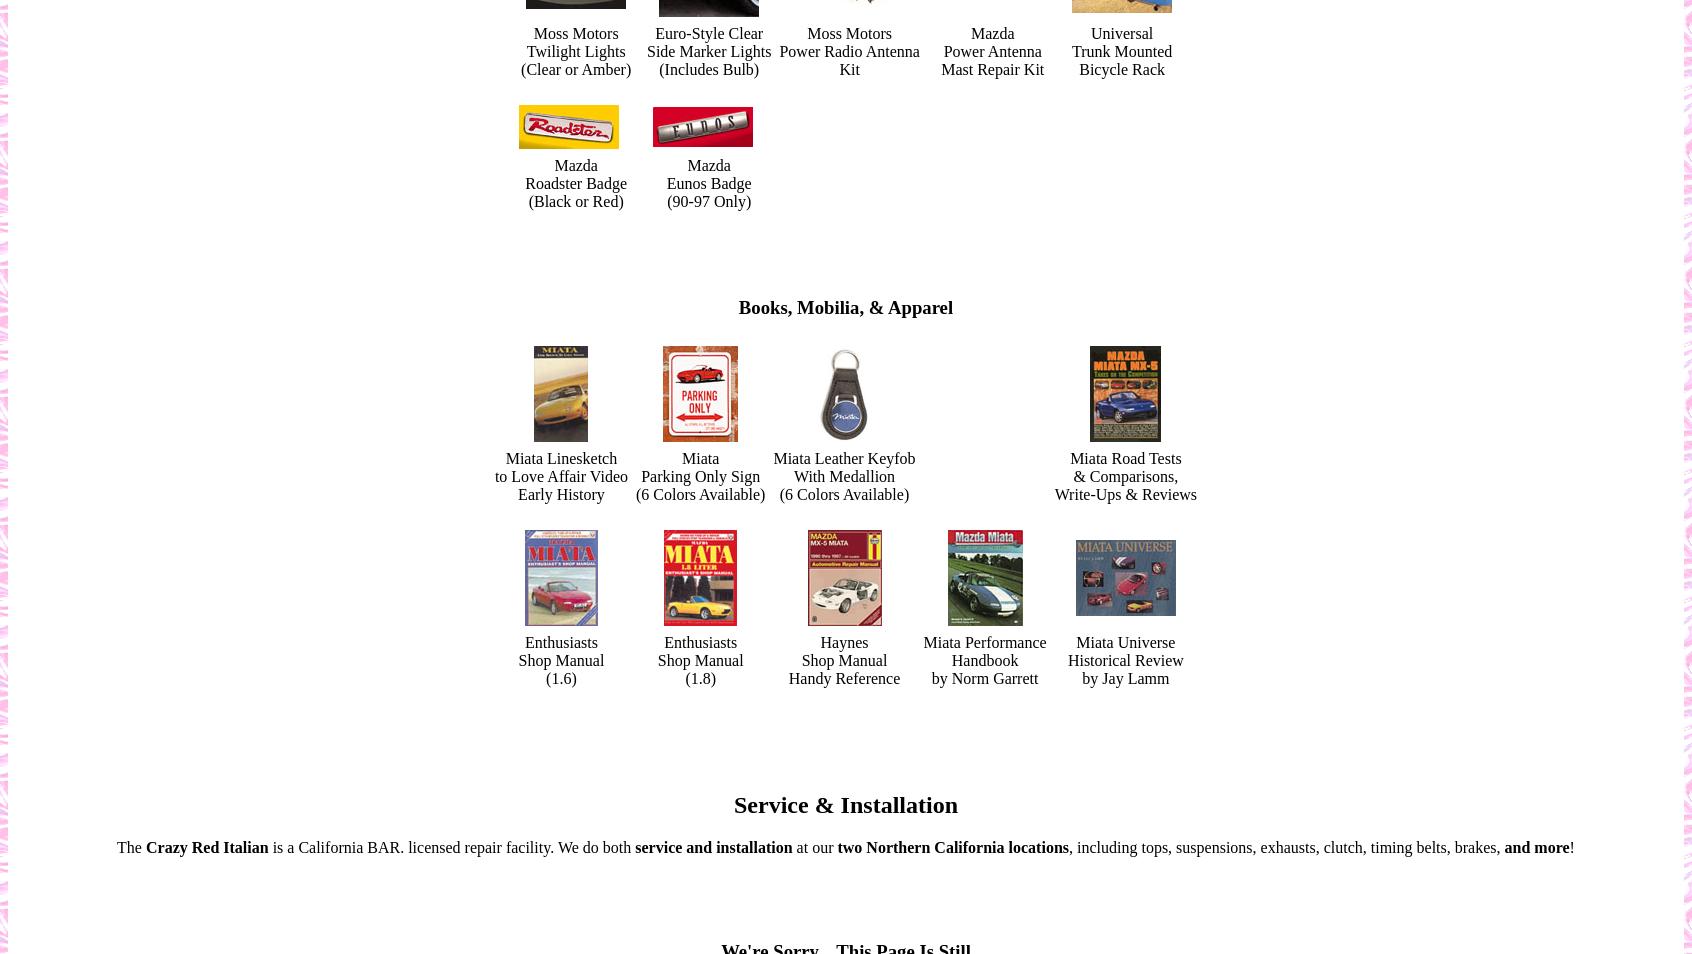 Image resolution: width=1692 pixels, height=954 pixels. I want to click on 'two Northern California 
          locations', so click(952, 847).